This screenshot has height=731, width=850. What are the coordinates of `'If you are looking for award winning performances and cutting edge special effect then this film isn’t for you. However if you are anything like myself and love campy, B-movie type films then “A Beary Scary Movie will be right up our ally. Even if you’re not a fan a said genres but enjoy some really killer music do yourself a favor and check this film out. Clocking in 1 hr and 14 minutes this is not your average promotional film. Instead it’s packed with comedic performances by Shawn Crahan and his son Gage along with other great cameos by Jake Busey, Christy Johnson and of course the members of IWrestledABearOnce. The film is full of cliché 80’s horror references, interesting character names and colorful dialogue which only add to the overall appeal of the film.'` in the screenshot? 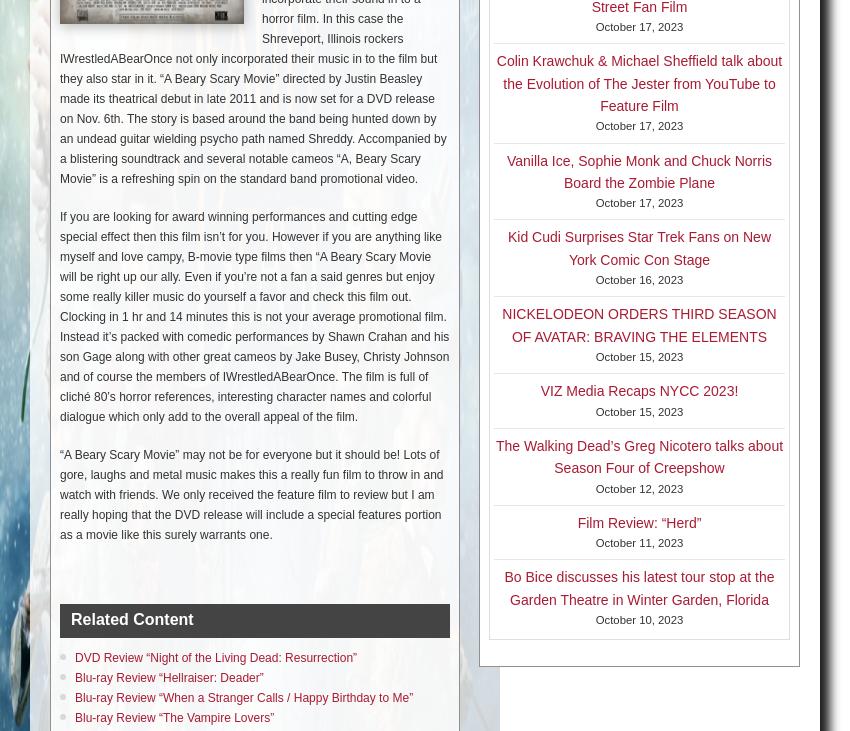 It's located at (254, 316).